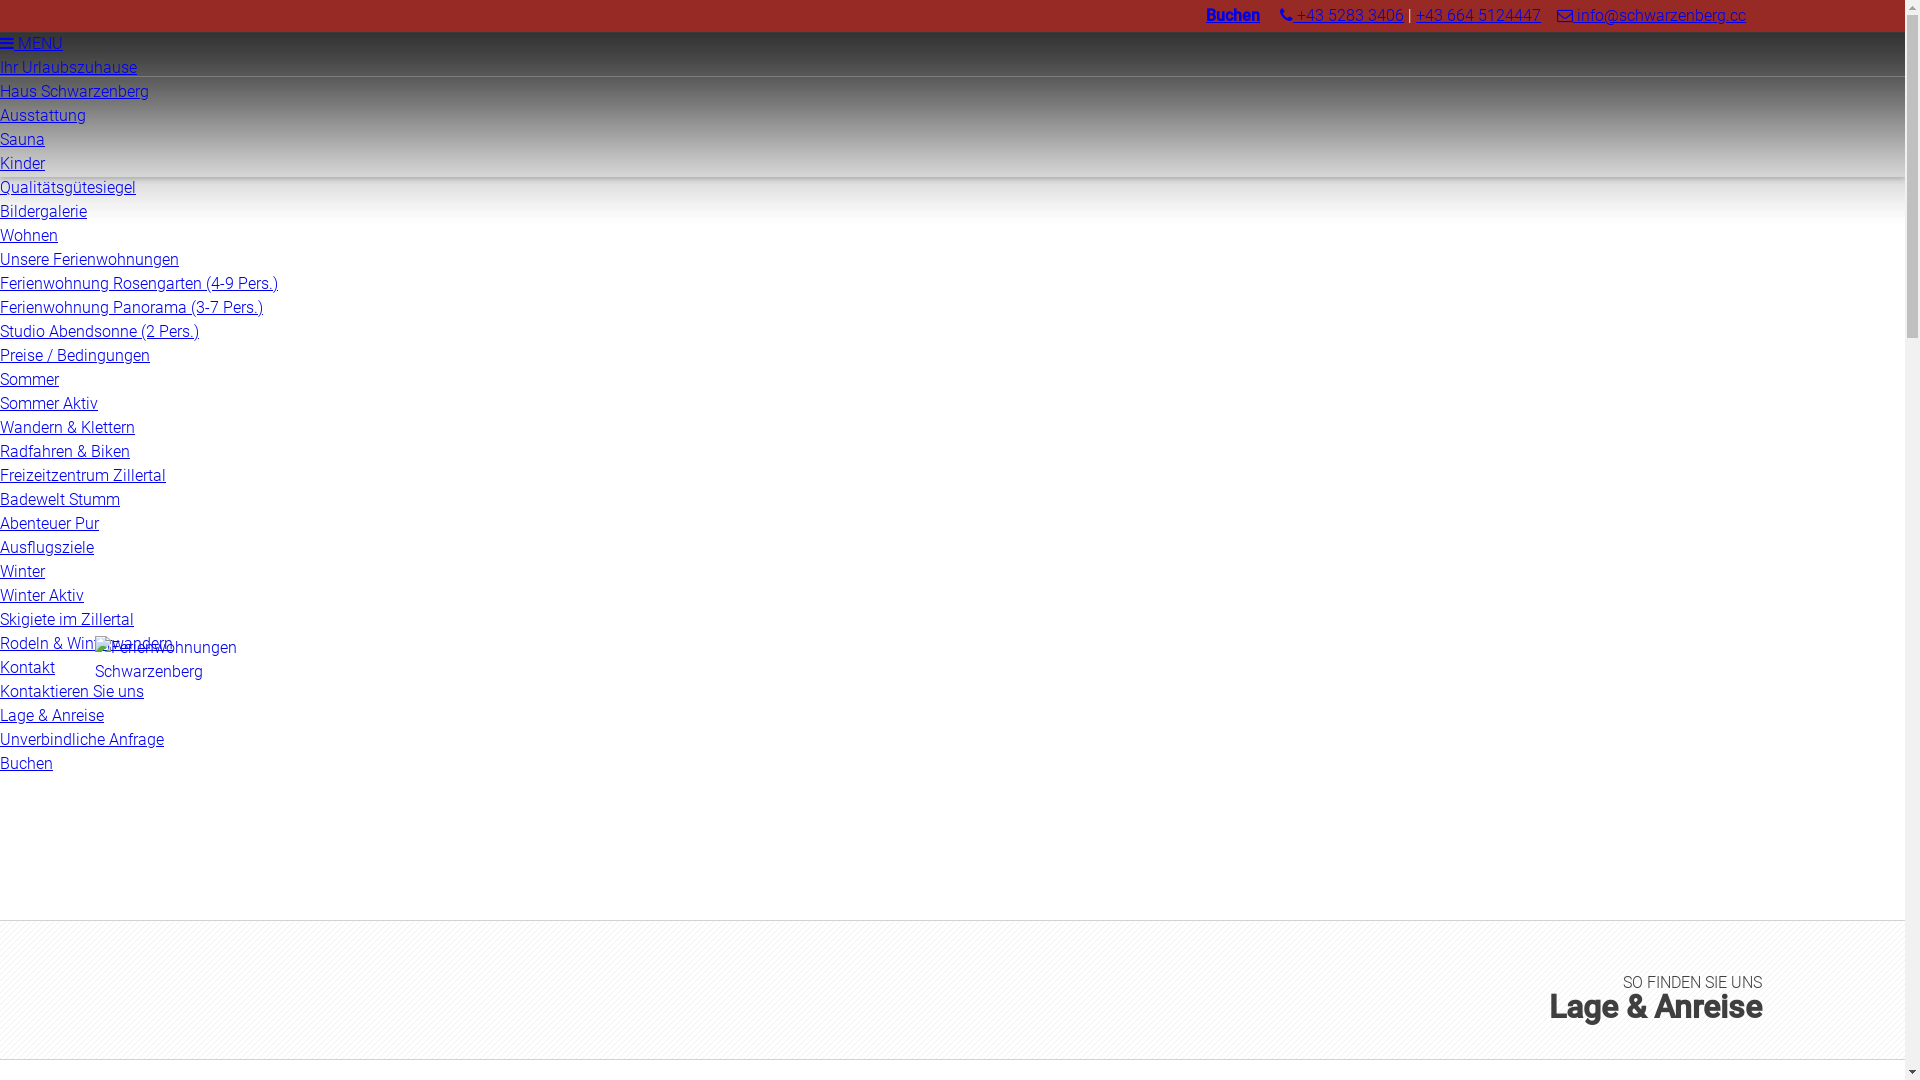 This screenshot has width=1920, height=1080. Describe the element at coordinates (1478, 15) in the screenshot. I see `'+43 664 5124447'` at that location.